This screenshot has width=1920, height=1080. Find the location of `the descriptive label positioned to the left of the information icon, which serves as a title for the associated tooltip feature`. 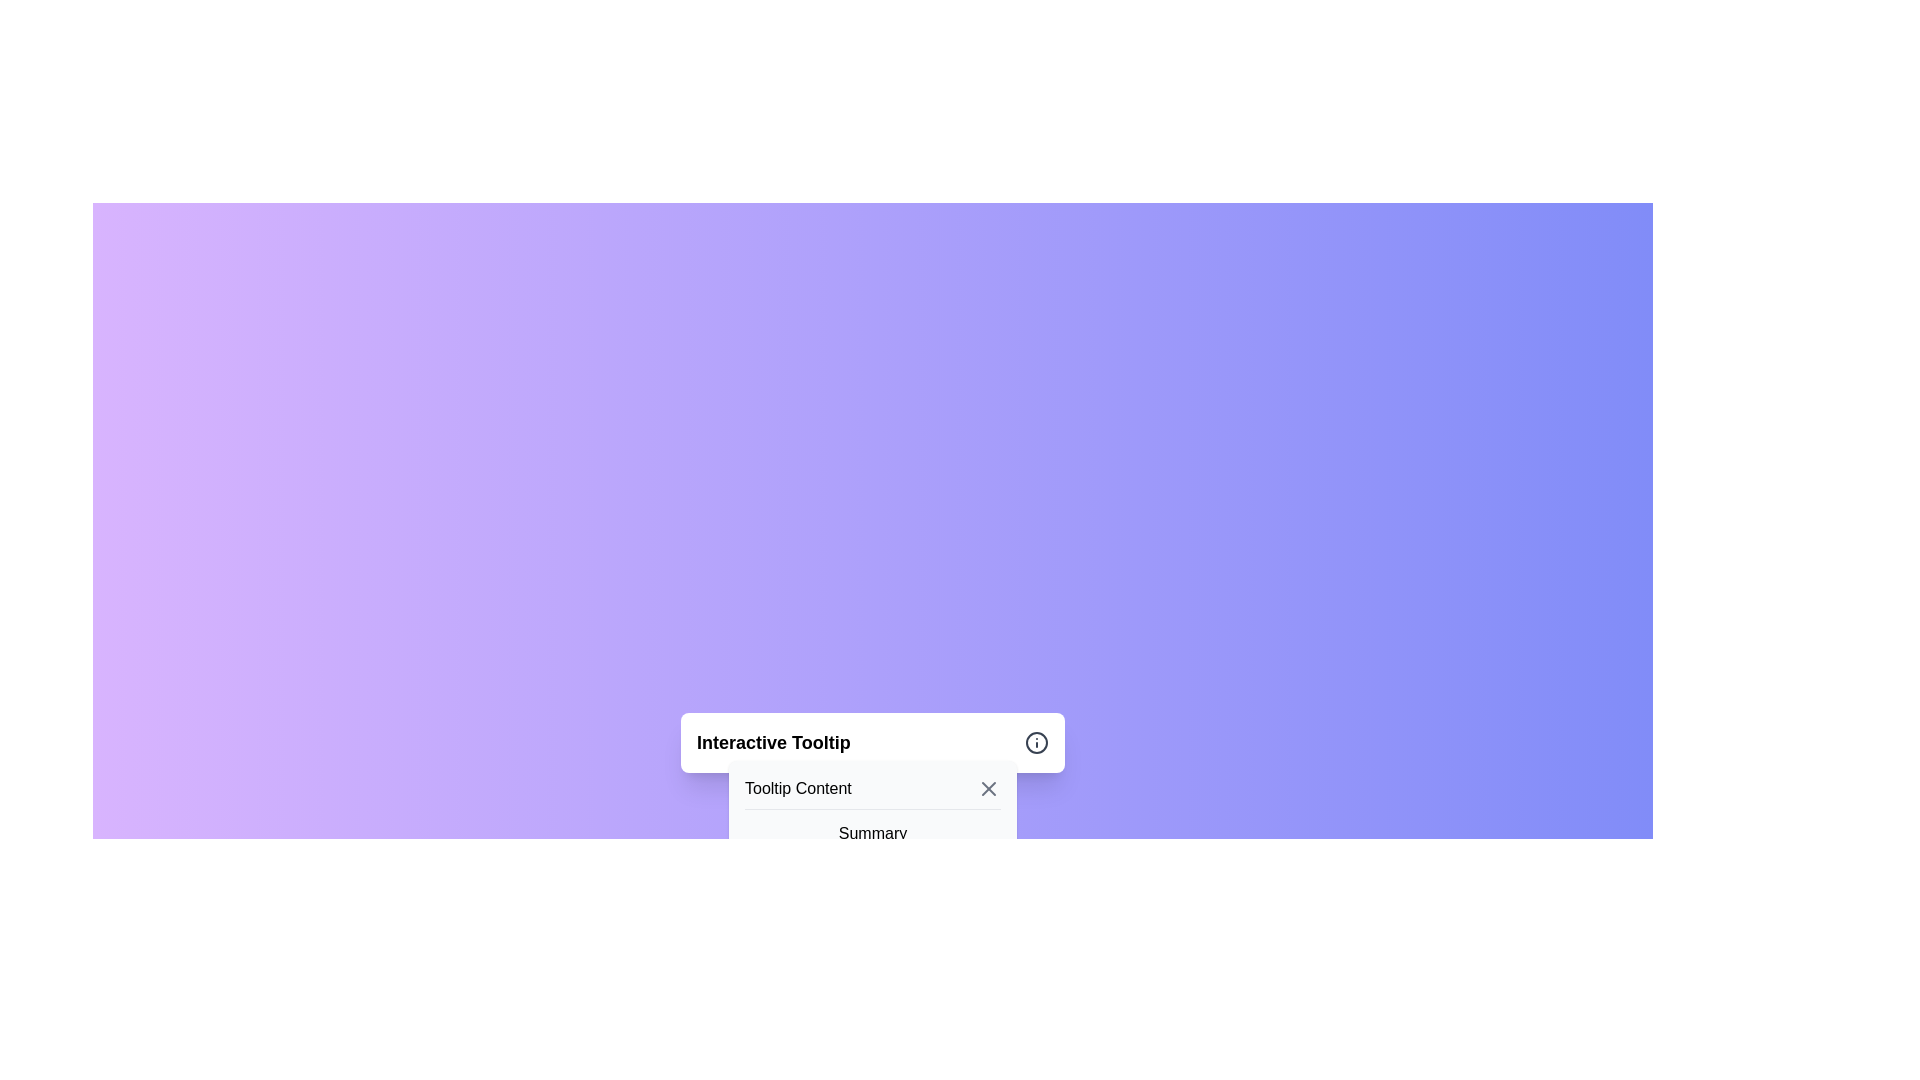

the descriptive label positioned to the left of the information icon, which serves as a title for the associated tooltip feature is located at coordinates (772, 743).